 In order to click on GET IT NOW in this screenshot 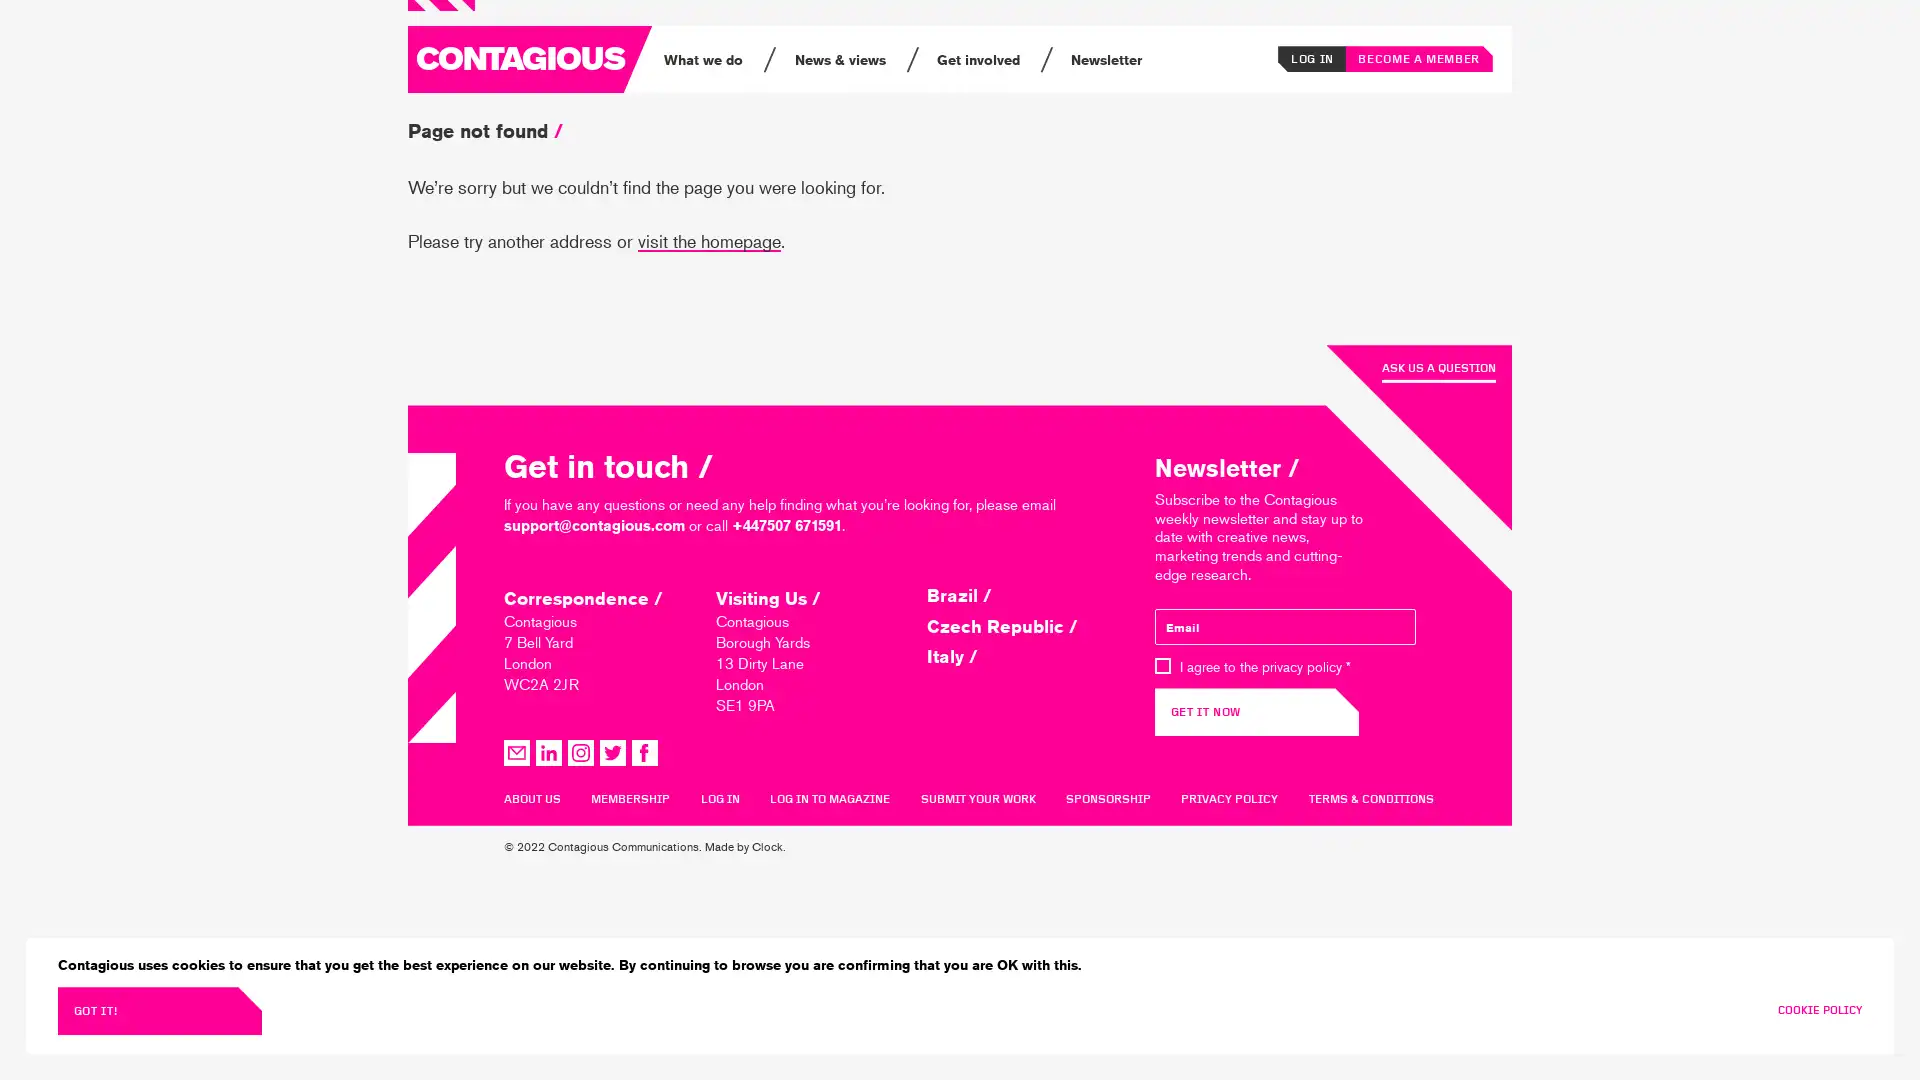, I will do `click(1255, 711)`.